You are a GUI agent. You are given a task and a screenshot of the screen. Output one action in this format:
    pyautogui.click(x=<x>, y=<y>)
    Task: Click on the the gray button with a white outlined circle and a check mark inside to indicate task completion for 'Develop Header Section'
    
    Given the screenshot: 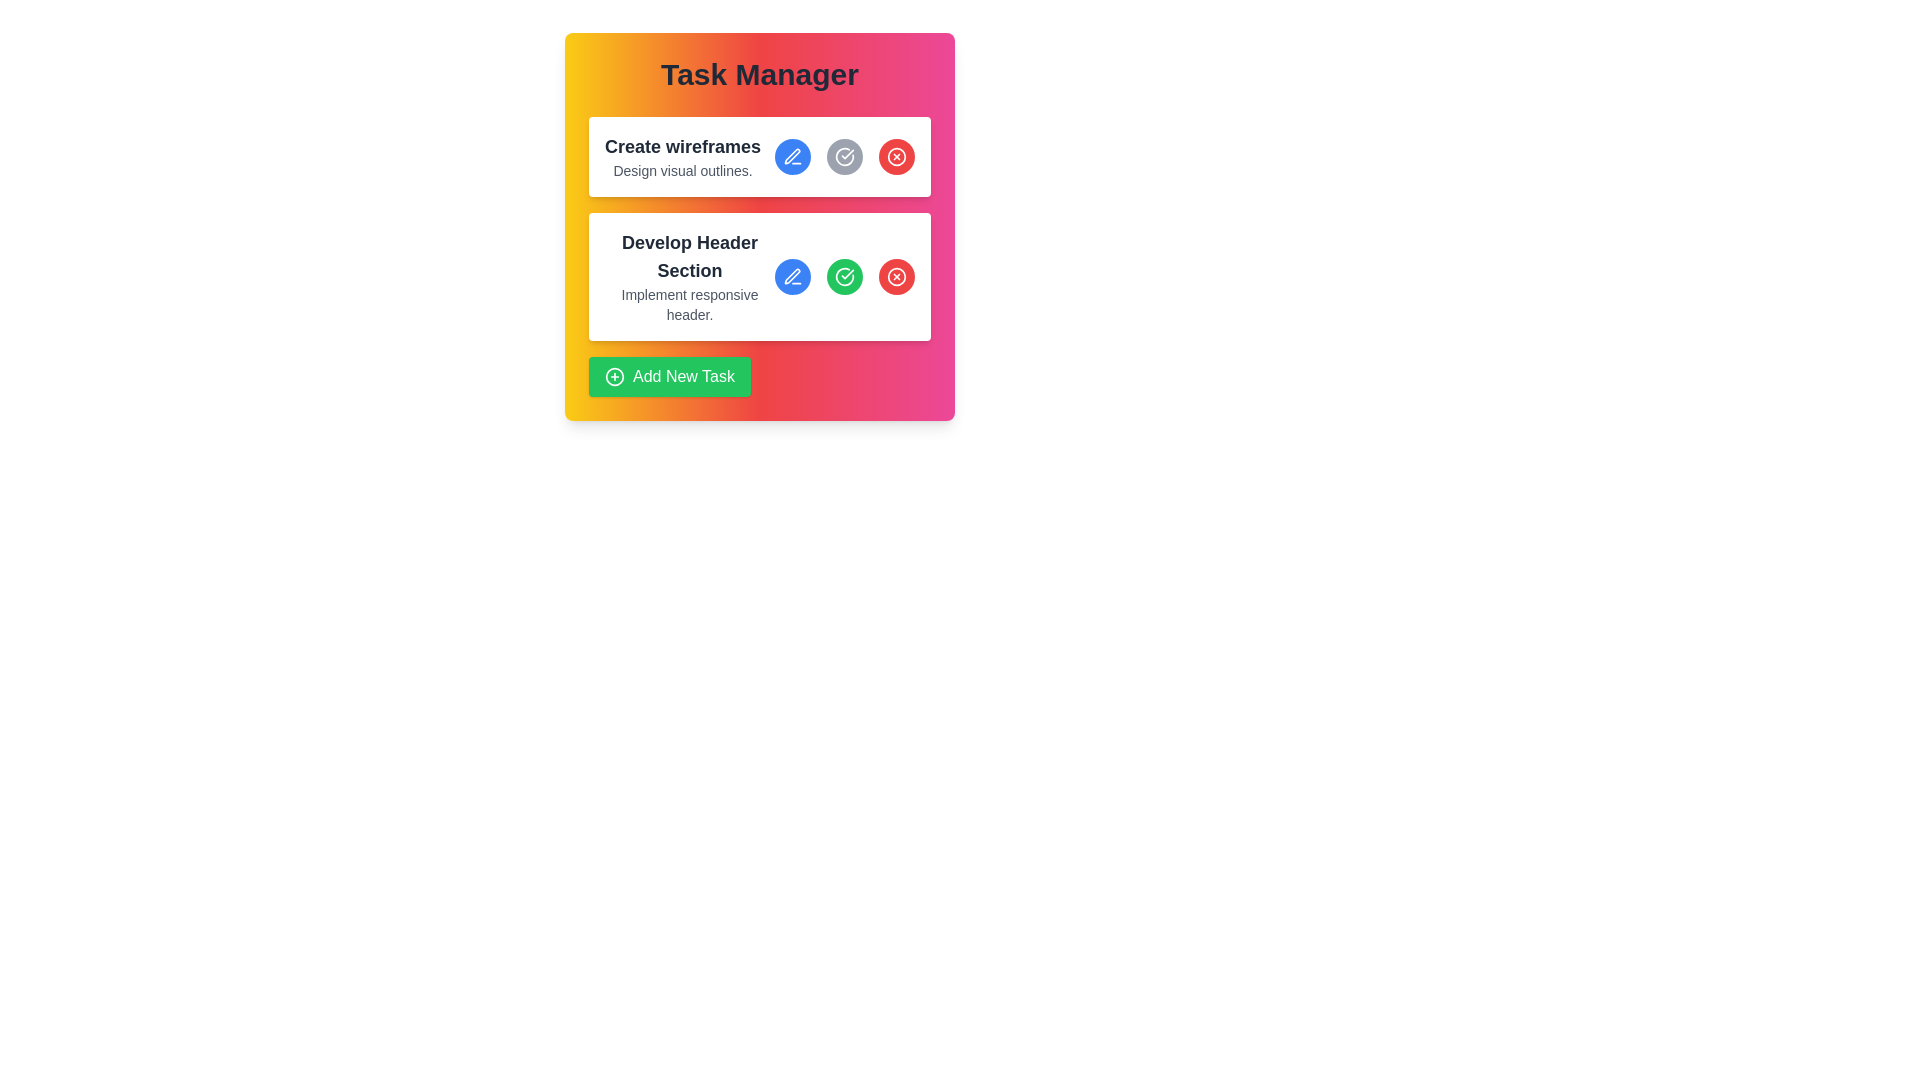 What is the action you would take?
    pyautogui.click(x=844, y=156)
    